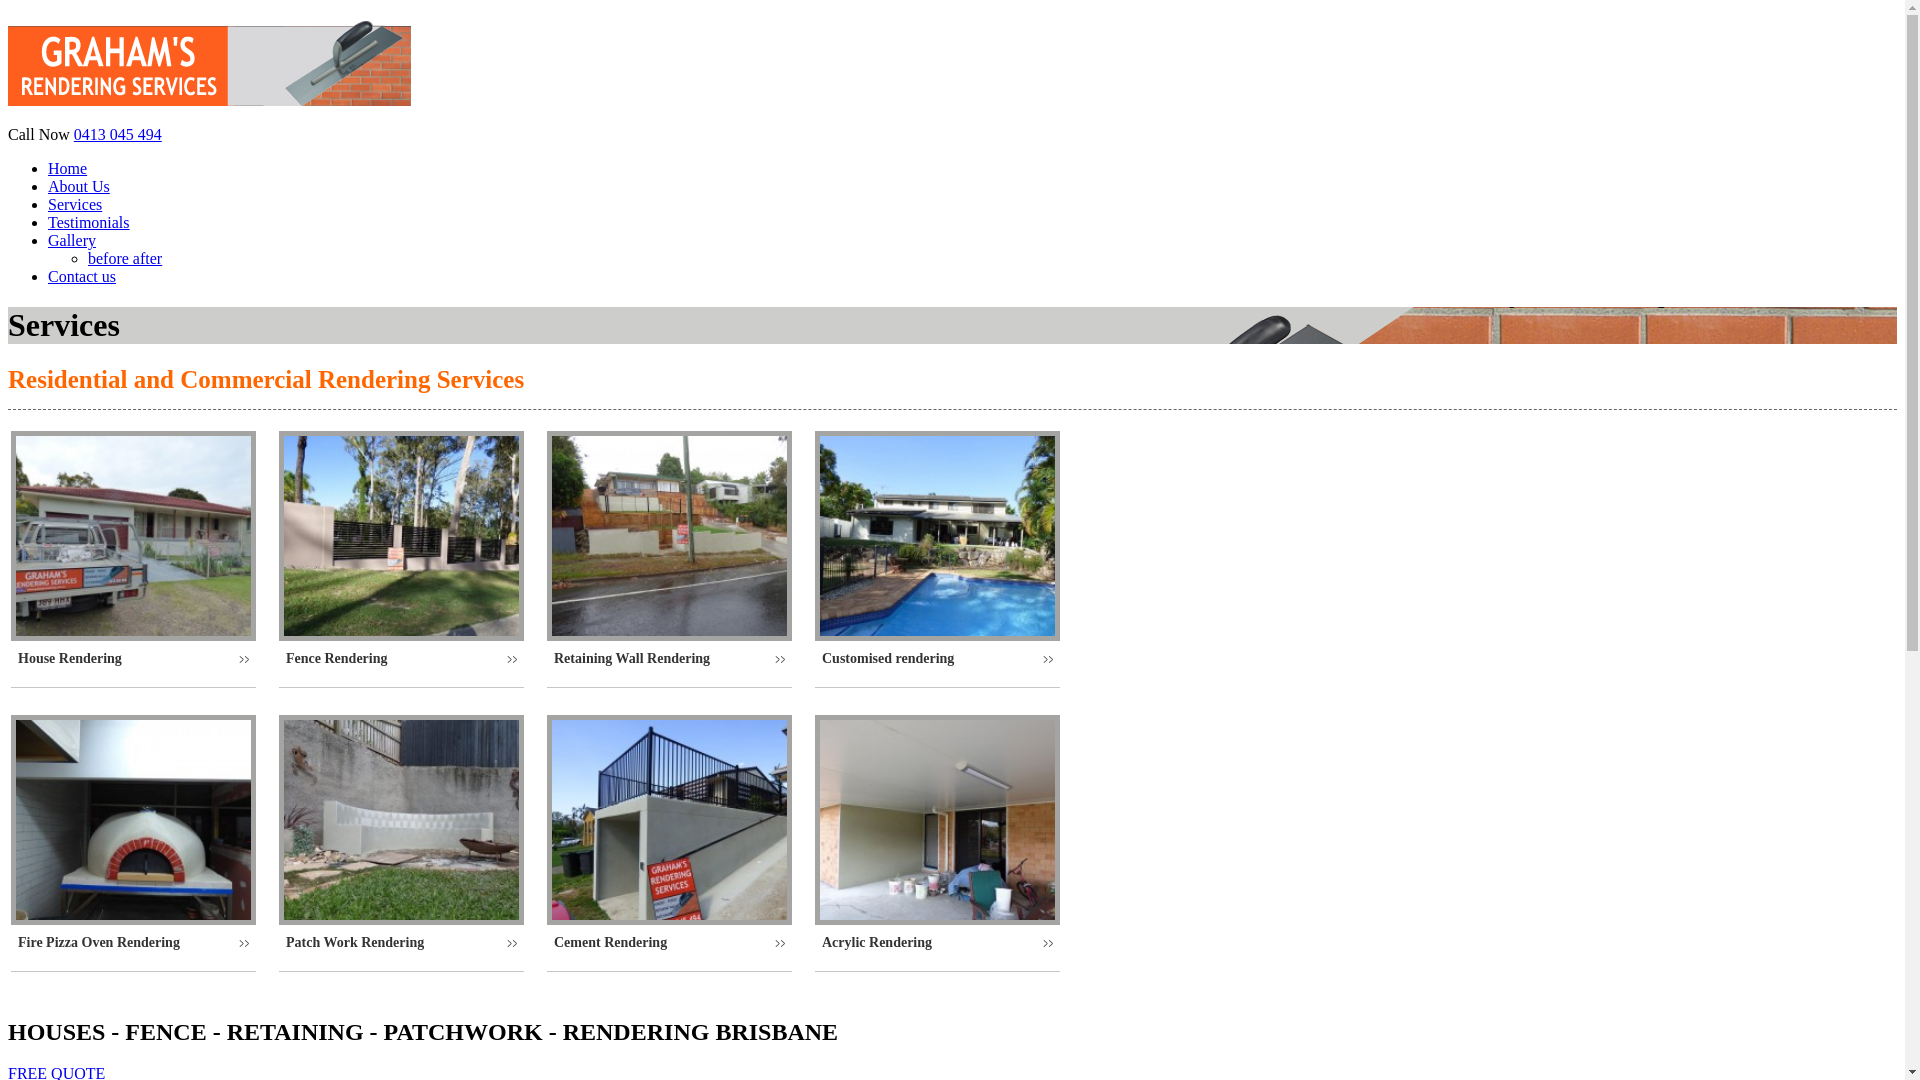 This screenshot has height=1080, width=1920. What do you see at coordinates (67, 167) in the screenshot?
I see `'Home'` at bounding box center [67, 167].